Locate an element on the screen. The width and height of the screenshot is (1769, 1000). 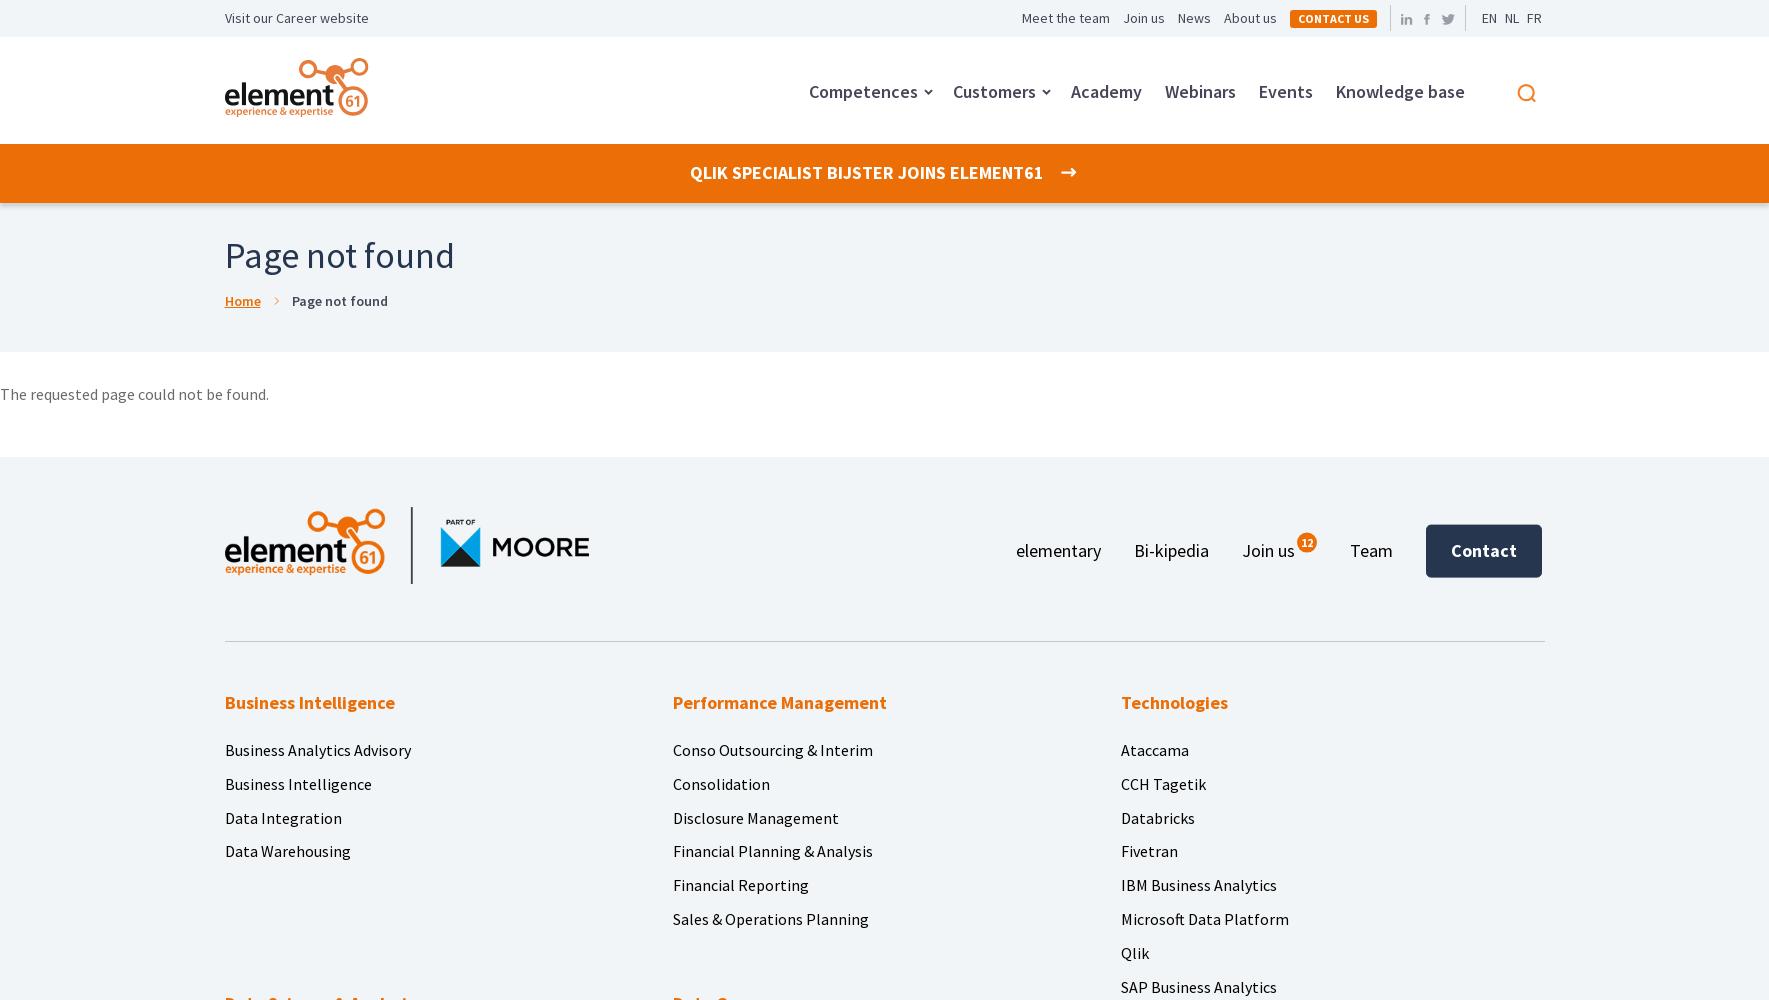
'Fivetran' is located at coordinates (1147, 850).